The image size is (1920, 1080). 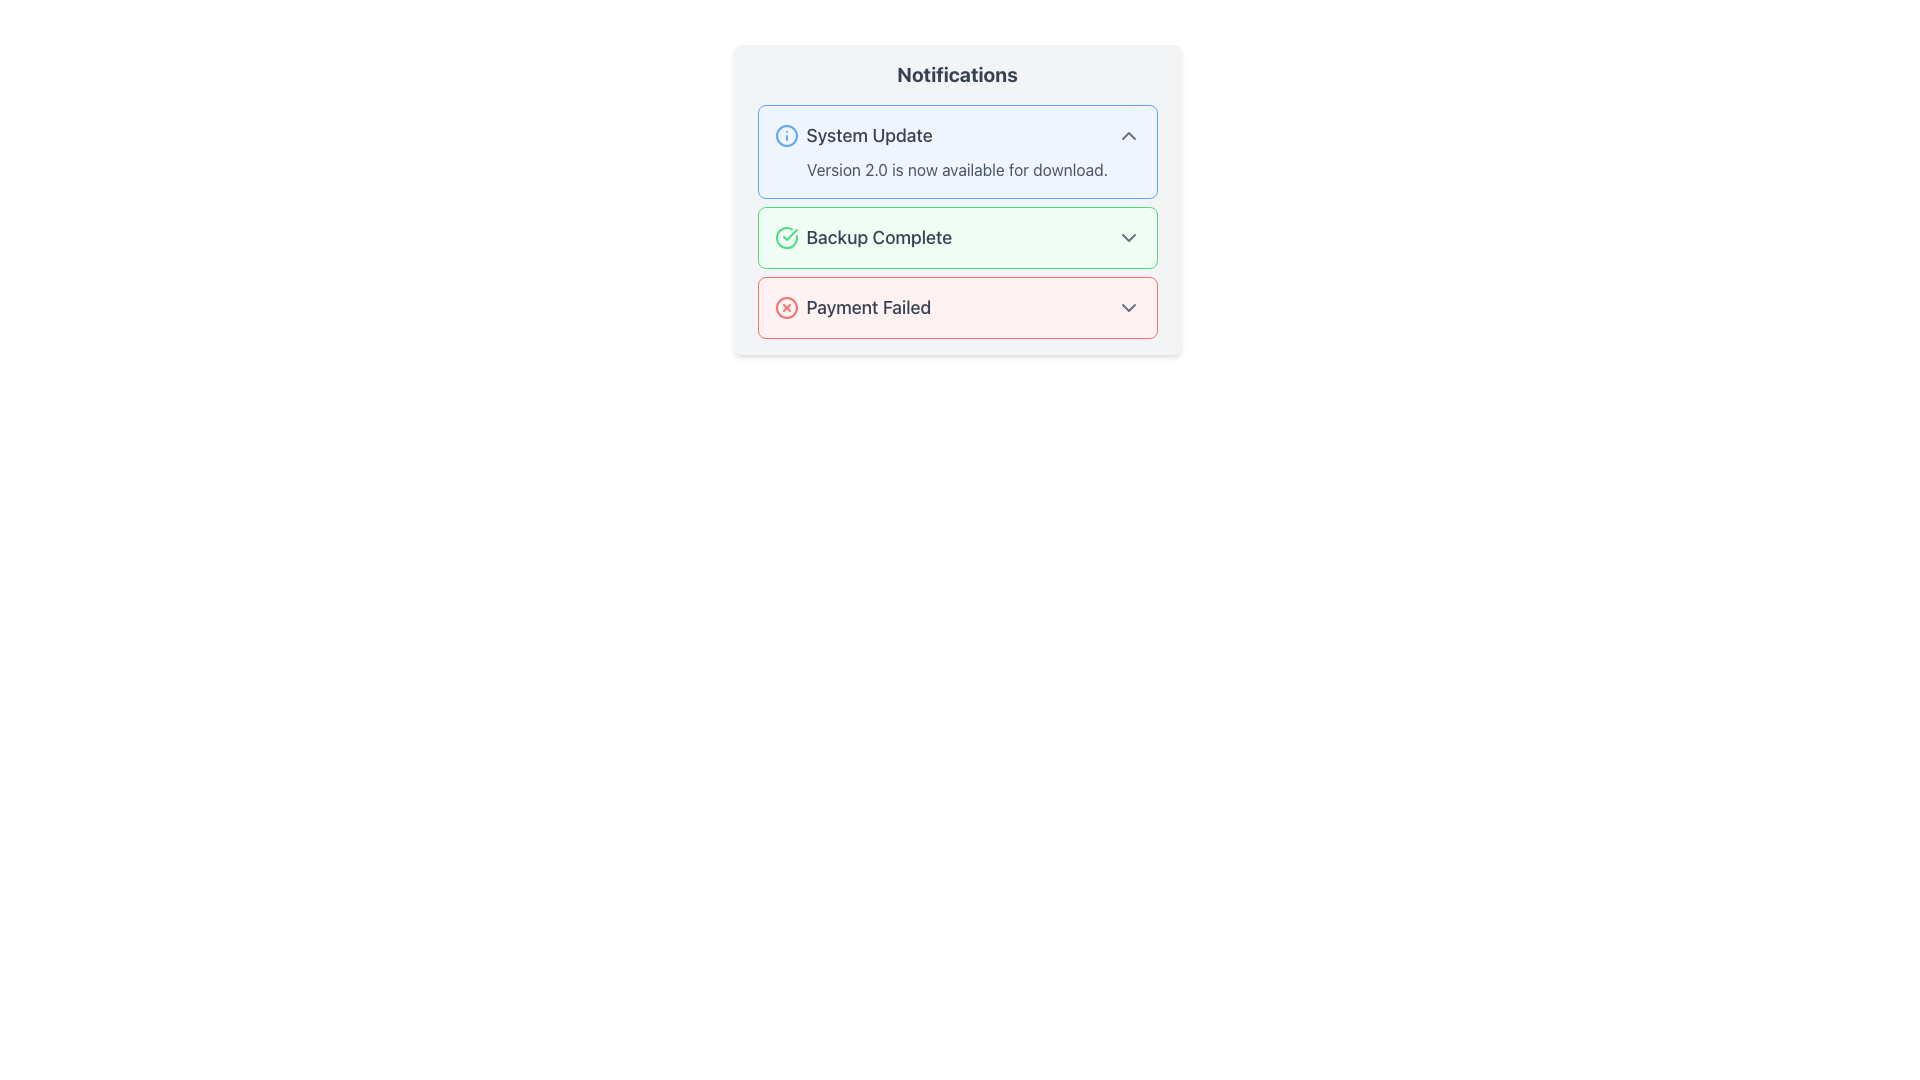 I want to click on the circular red outlined icon with a red 'X' symbol, which is aligned with the 'Payment Failed' notification text, positioned at the far left of the notification item, so click(x=785, y=308).